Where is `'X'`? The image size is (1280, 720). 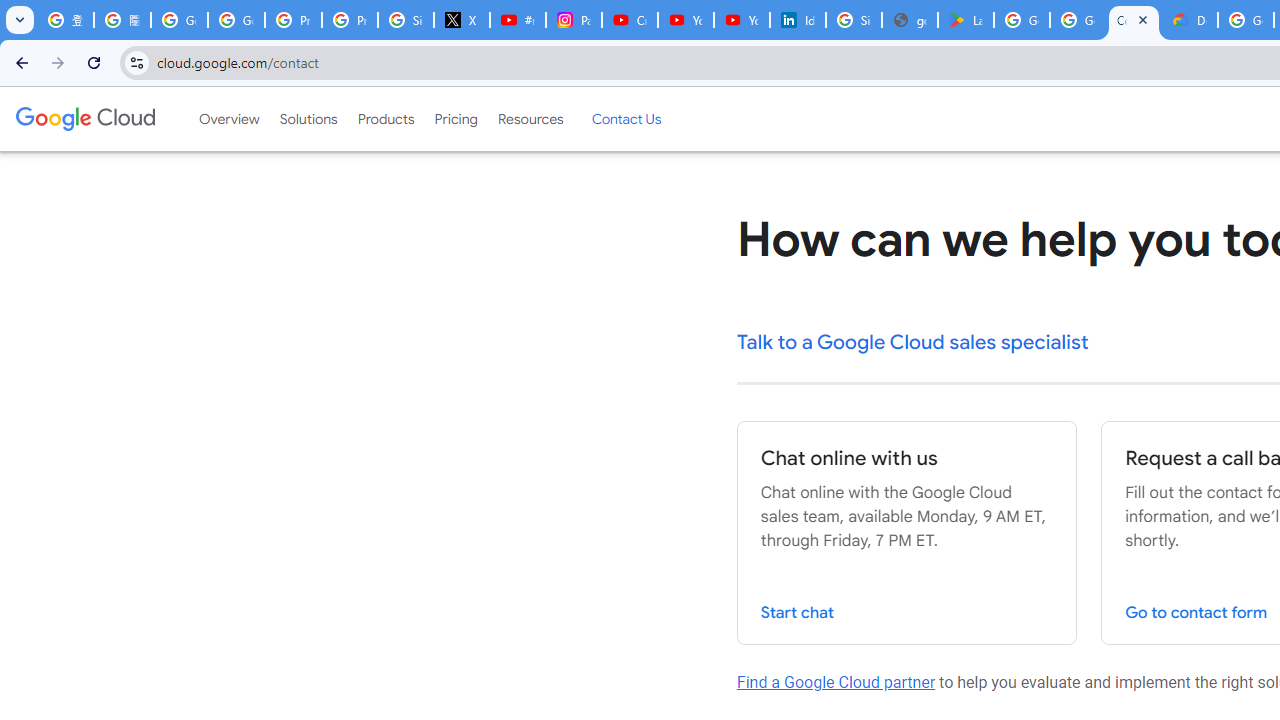 'X' is located at coordinates (461, 20).